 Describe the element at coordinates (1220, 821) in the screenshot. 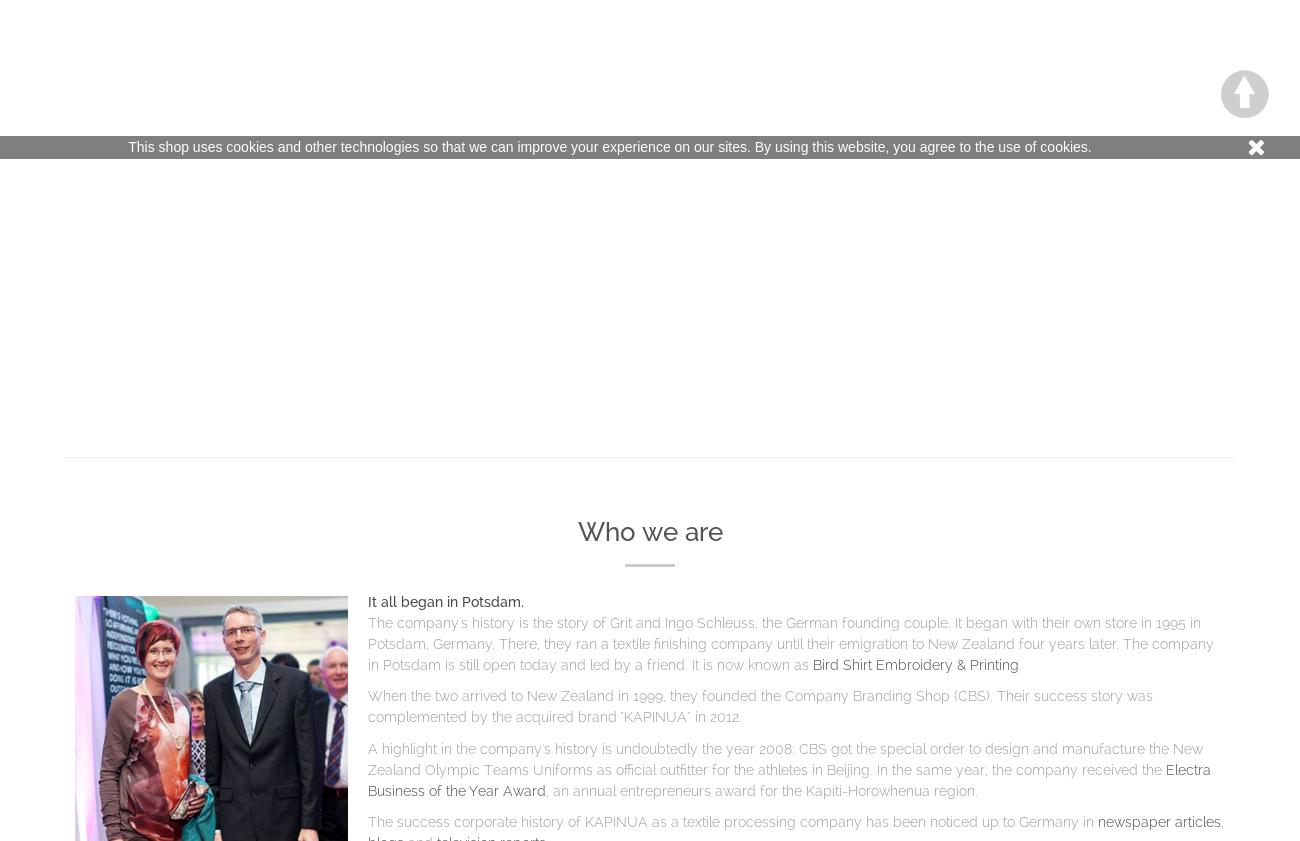

I see `','` at that location.